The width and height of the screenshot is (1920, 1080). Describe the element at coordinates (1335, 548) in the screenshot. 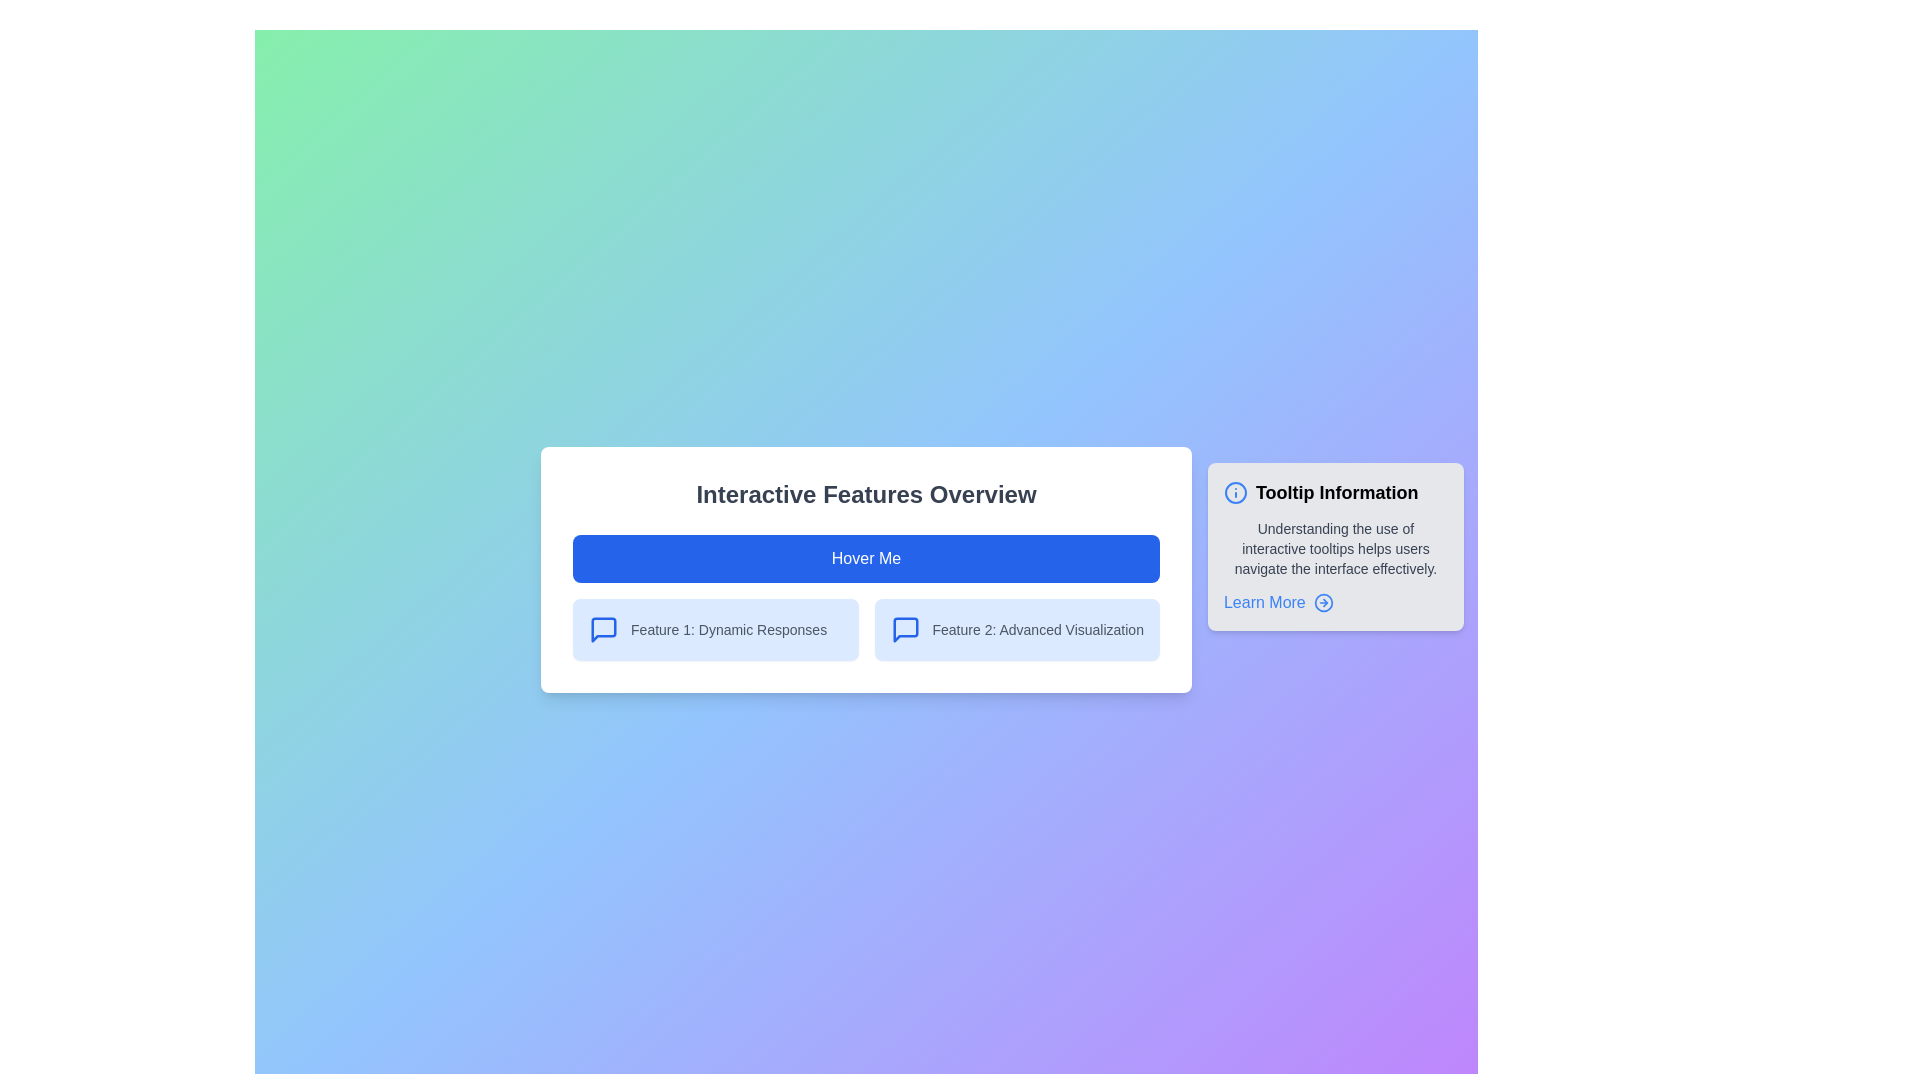

I see `explanatory text located centrally within the 'Tooltip Information' component, specifically positioned under the heading text and above the 'Learn More' link` at that location.